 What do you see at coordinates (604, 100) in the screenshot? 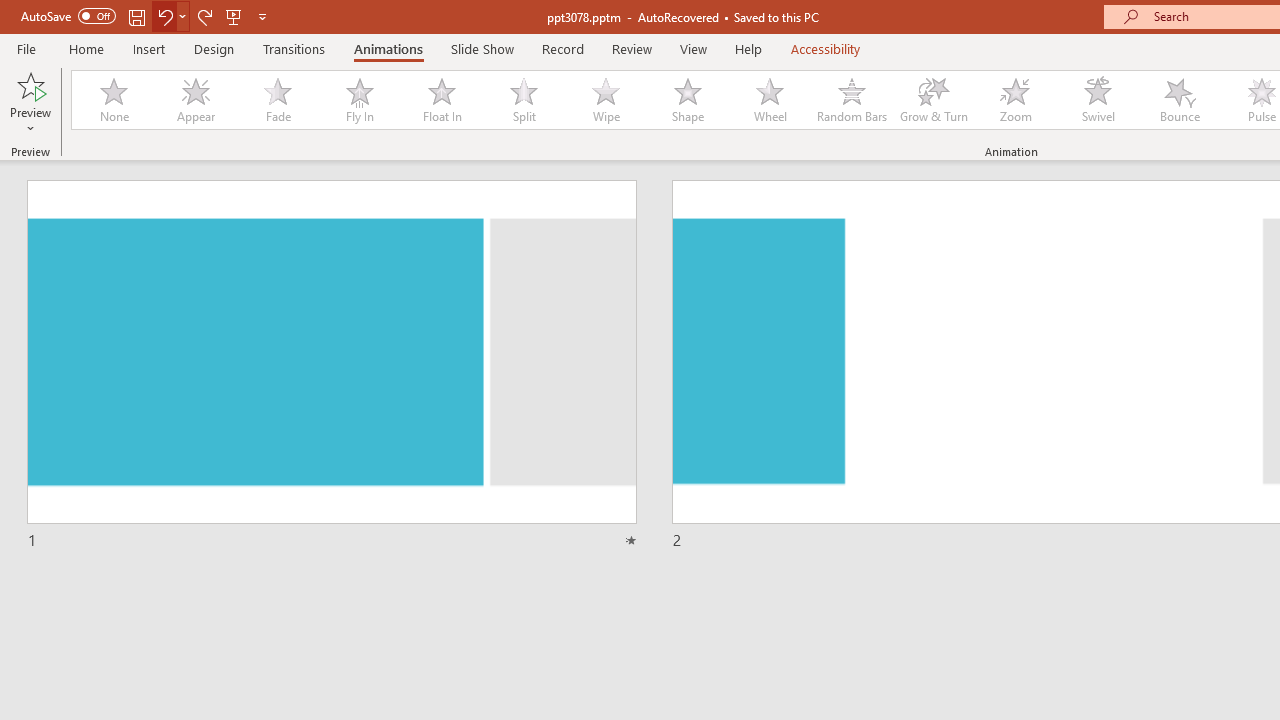
I see `'Wipe'` at bounding box center [604, 100].